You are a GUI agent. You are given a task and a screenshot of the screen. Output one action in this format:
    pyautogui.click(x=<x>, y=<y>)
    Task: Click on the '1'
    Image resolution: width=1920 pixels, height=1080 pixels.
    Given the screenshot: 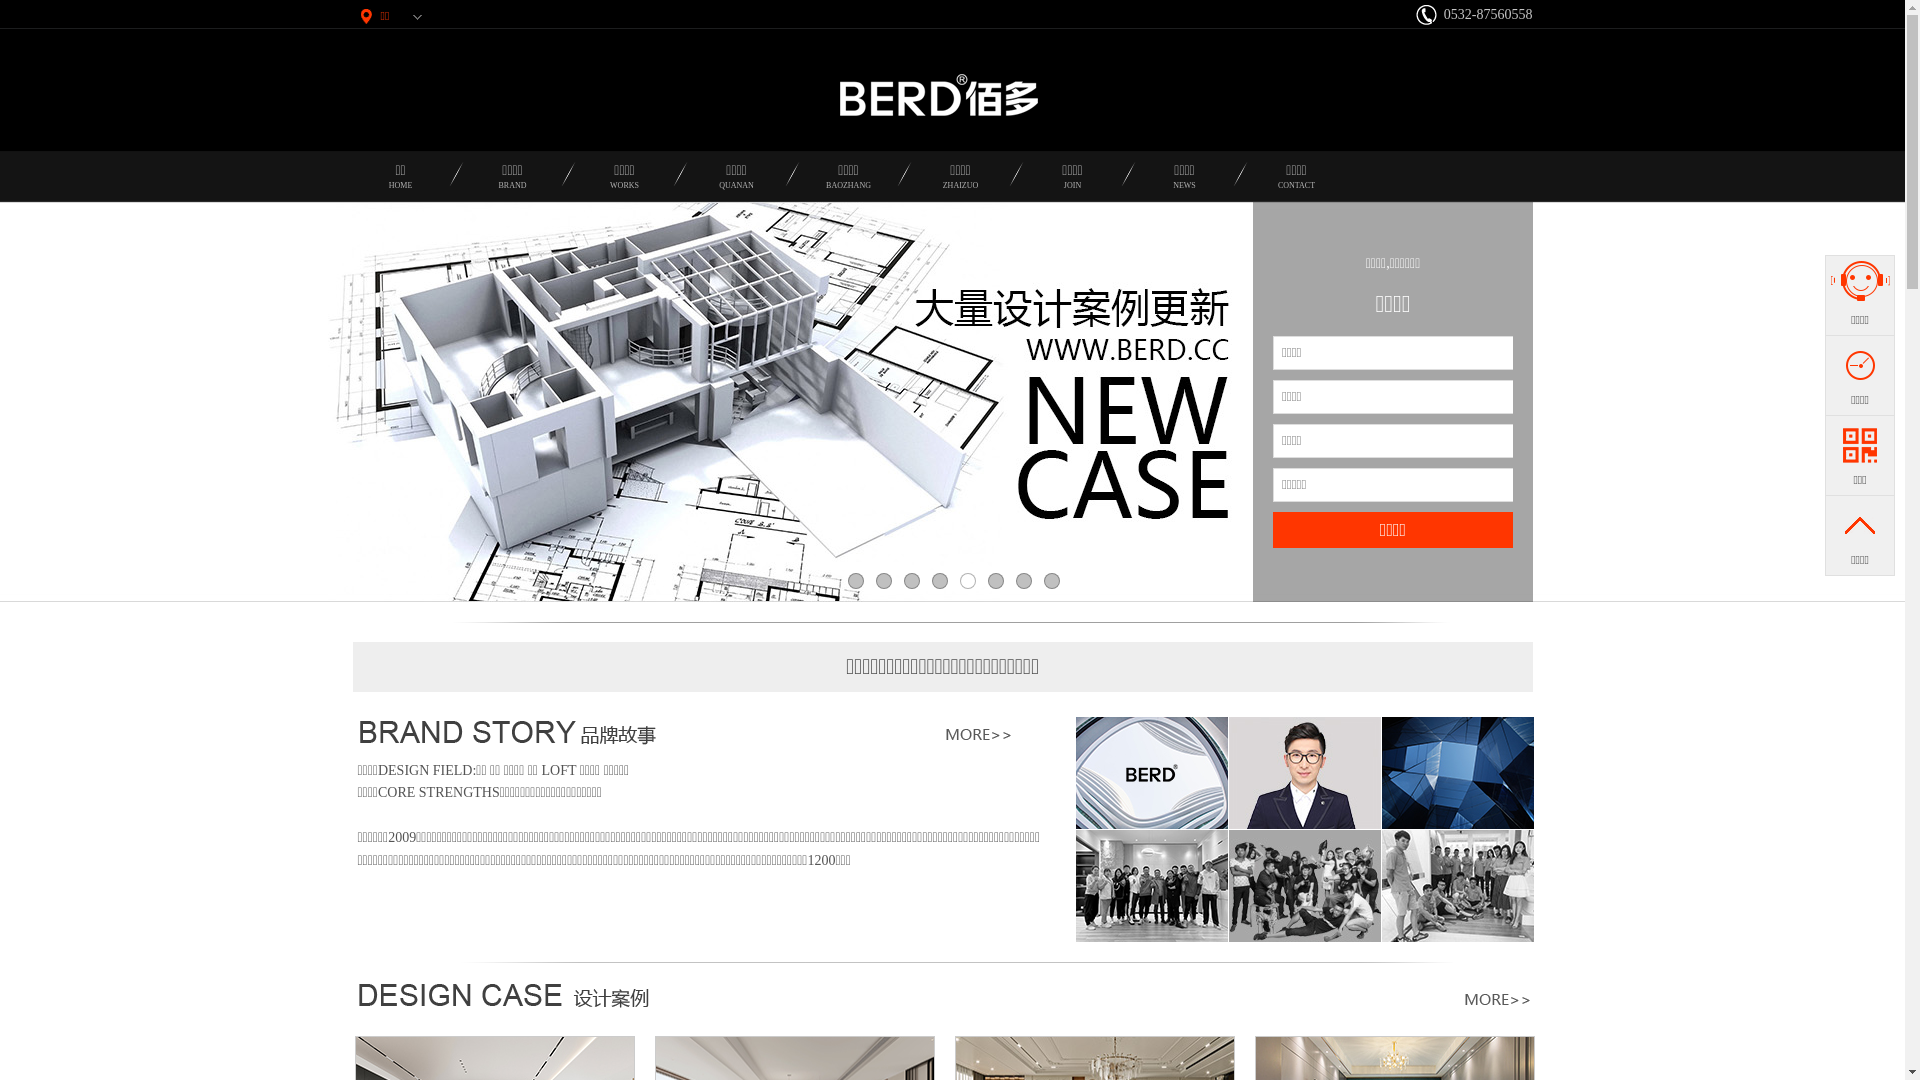 What is the action you would take?
    pyautogui.click(x=855, y=581)
    